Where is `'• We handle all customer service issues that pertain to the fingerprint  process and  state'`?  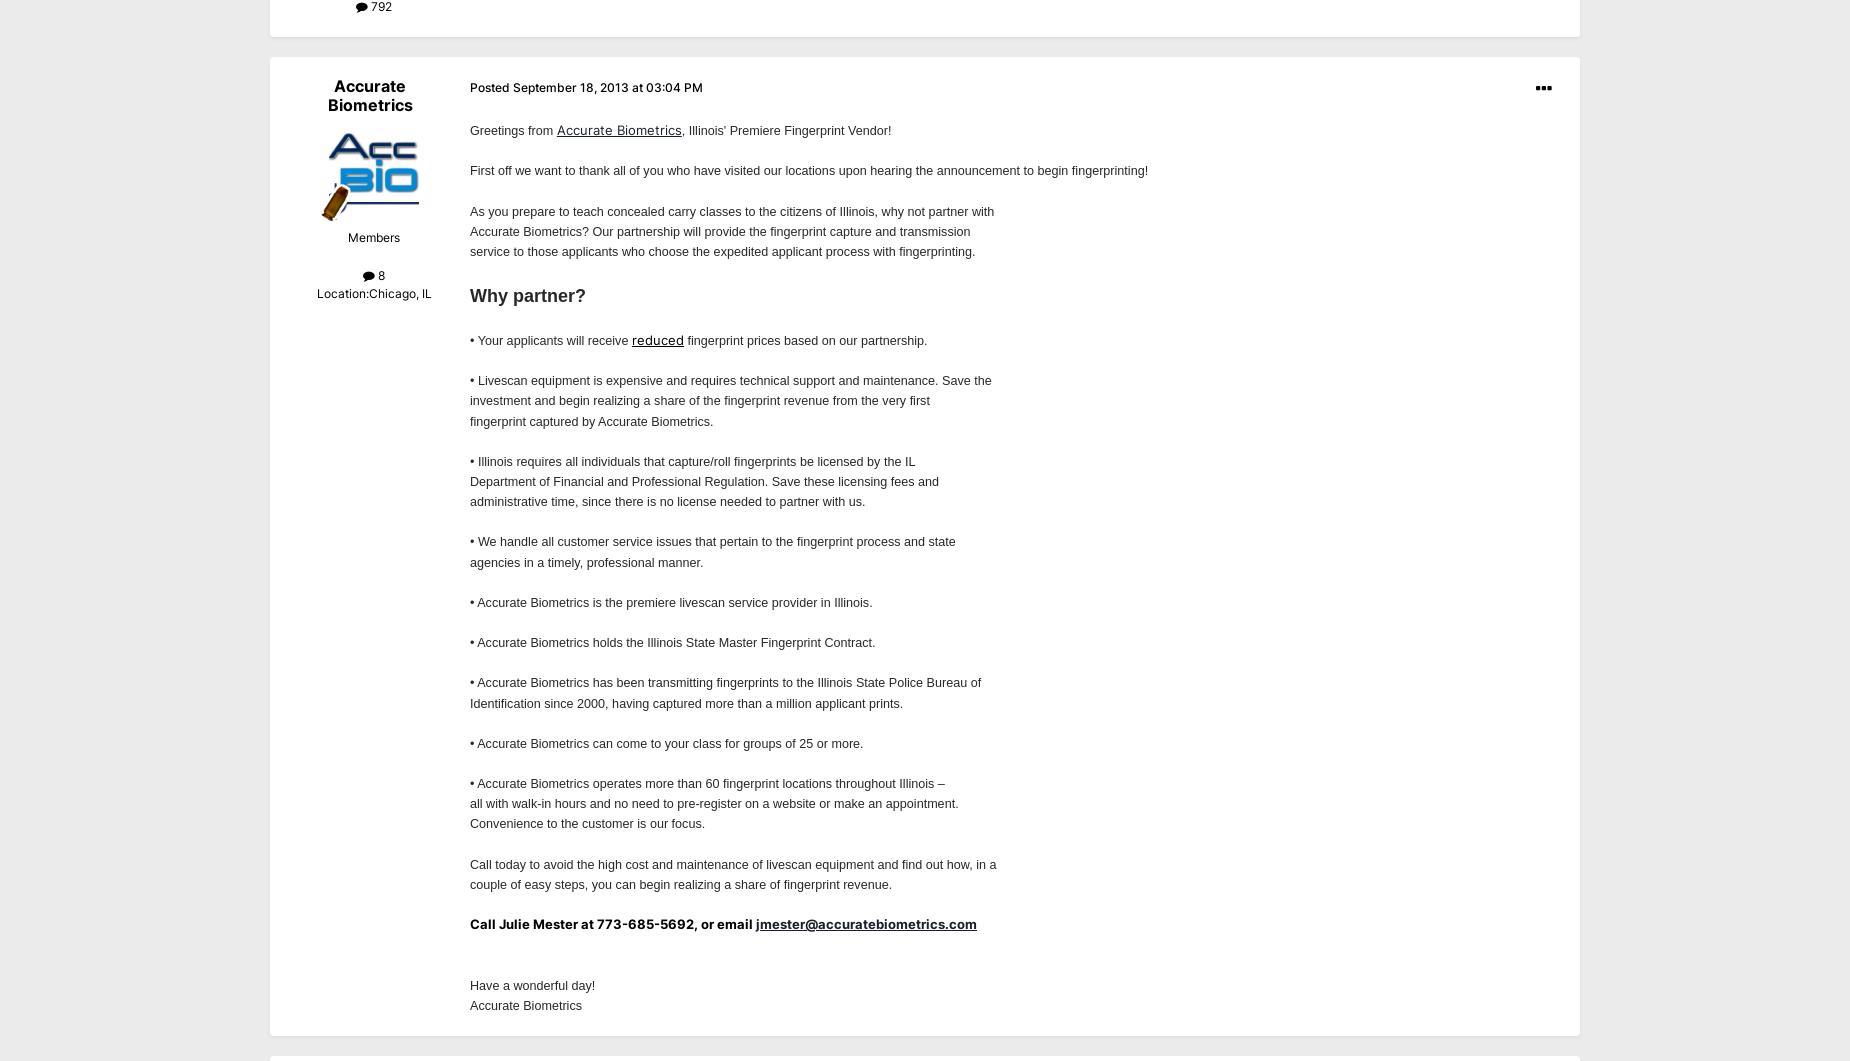
'• We handle all customer service issues that pertain to the fingerprint  process and  state' is located at coordinates (712, 540).